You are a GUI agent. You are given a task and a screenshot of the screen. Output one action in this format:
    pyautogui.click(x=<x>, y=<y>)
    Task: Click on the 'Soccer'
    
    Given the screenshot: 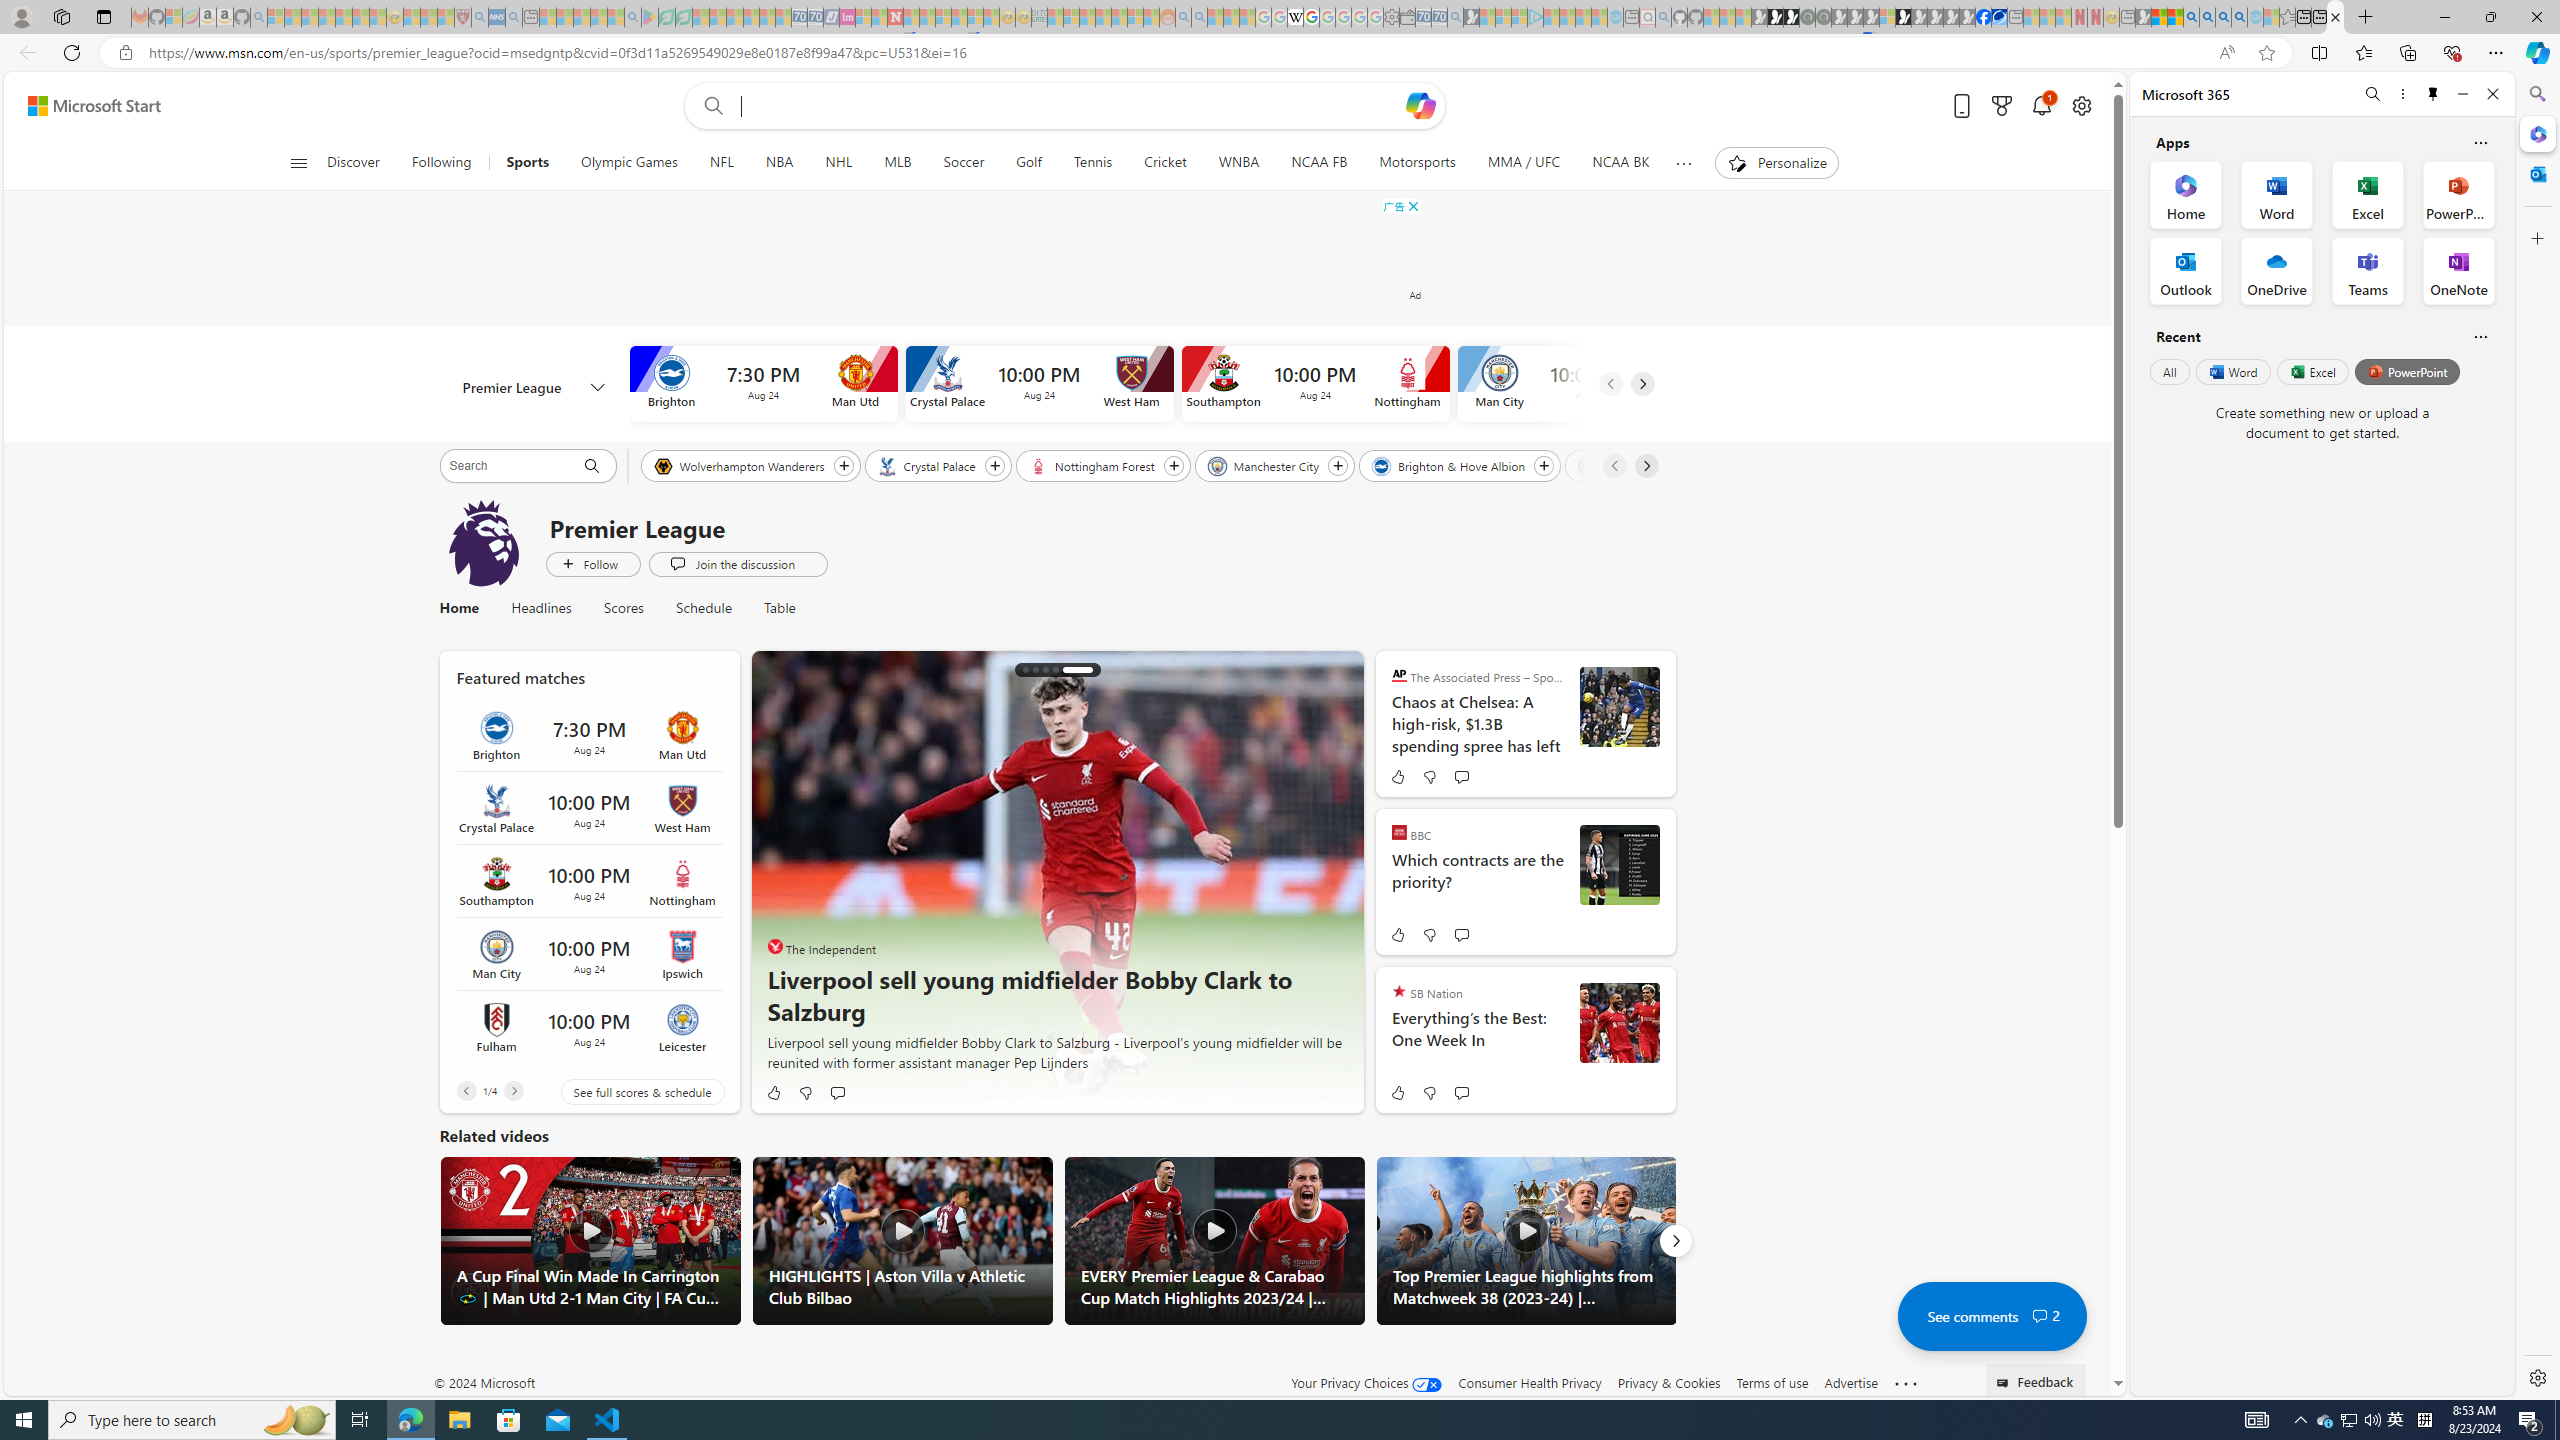 What is the action you would take?
    pyautogui.click(x=962, y=162)
    